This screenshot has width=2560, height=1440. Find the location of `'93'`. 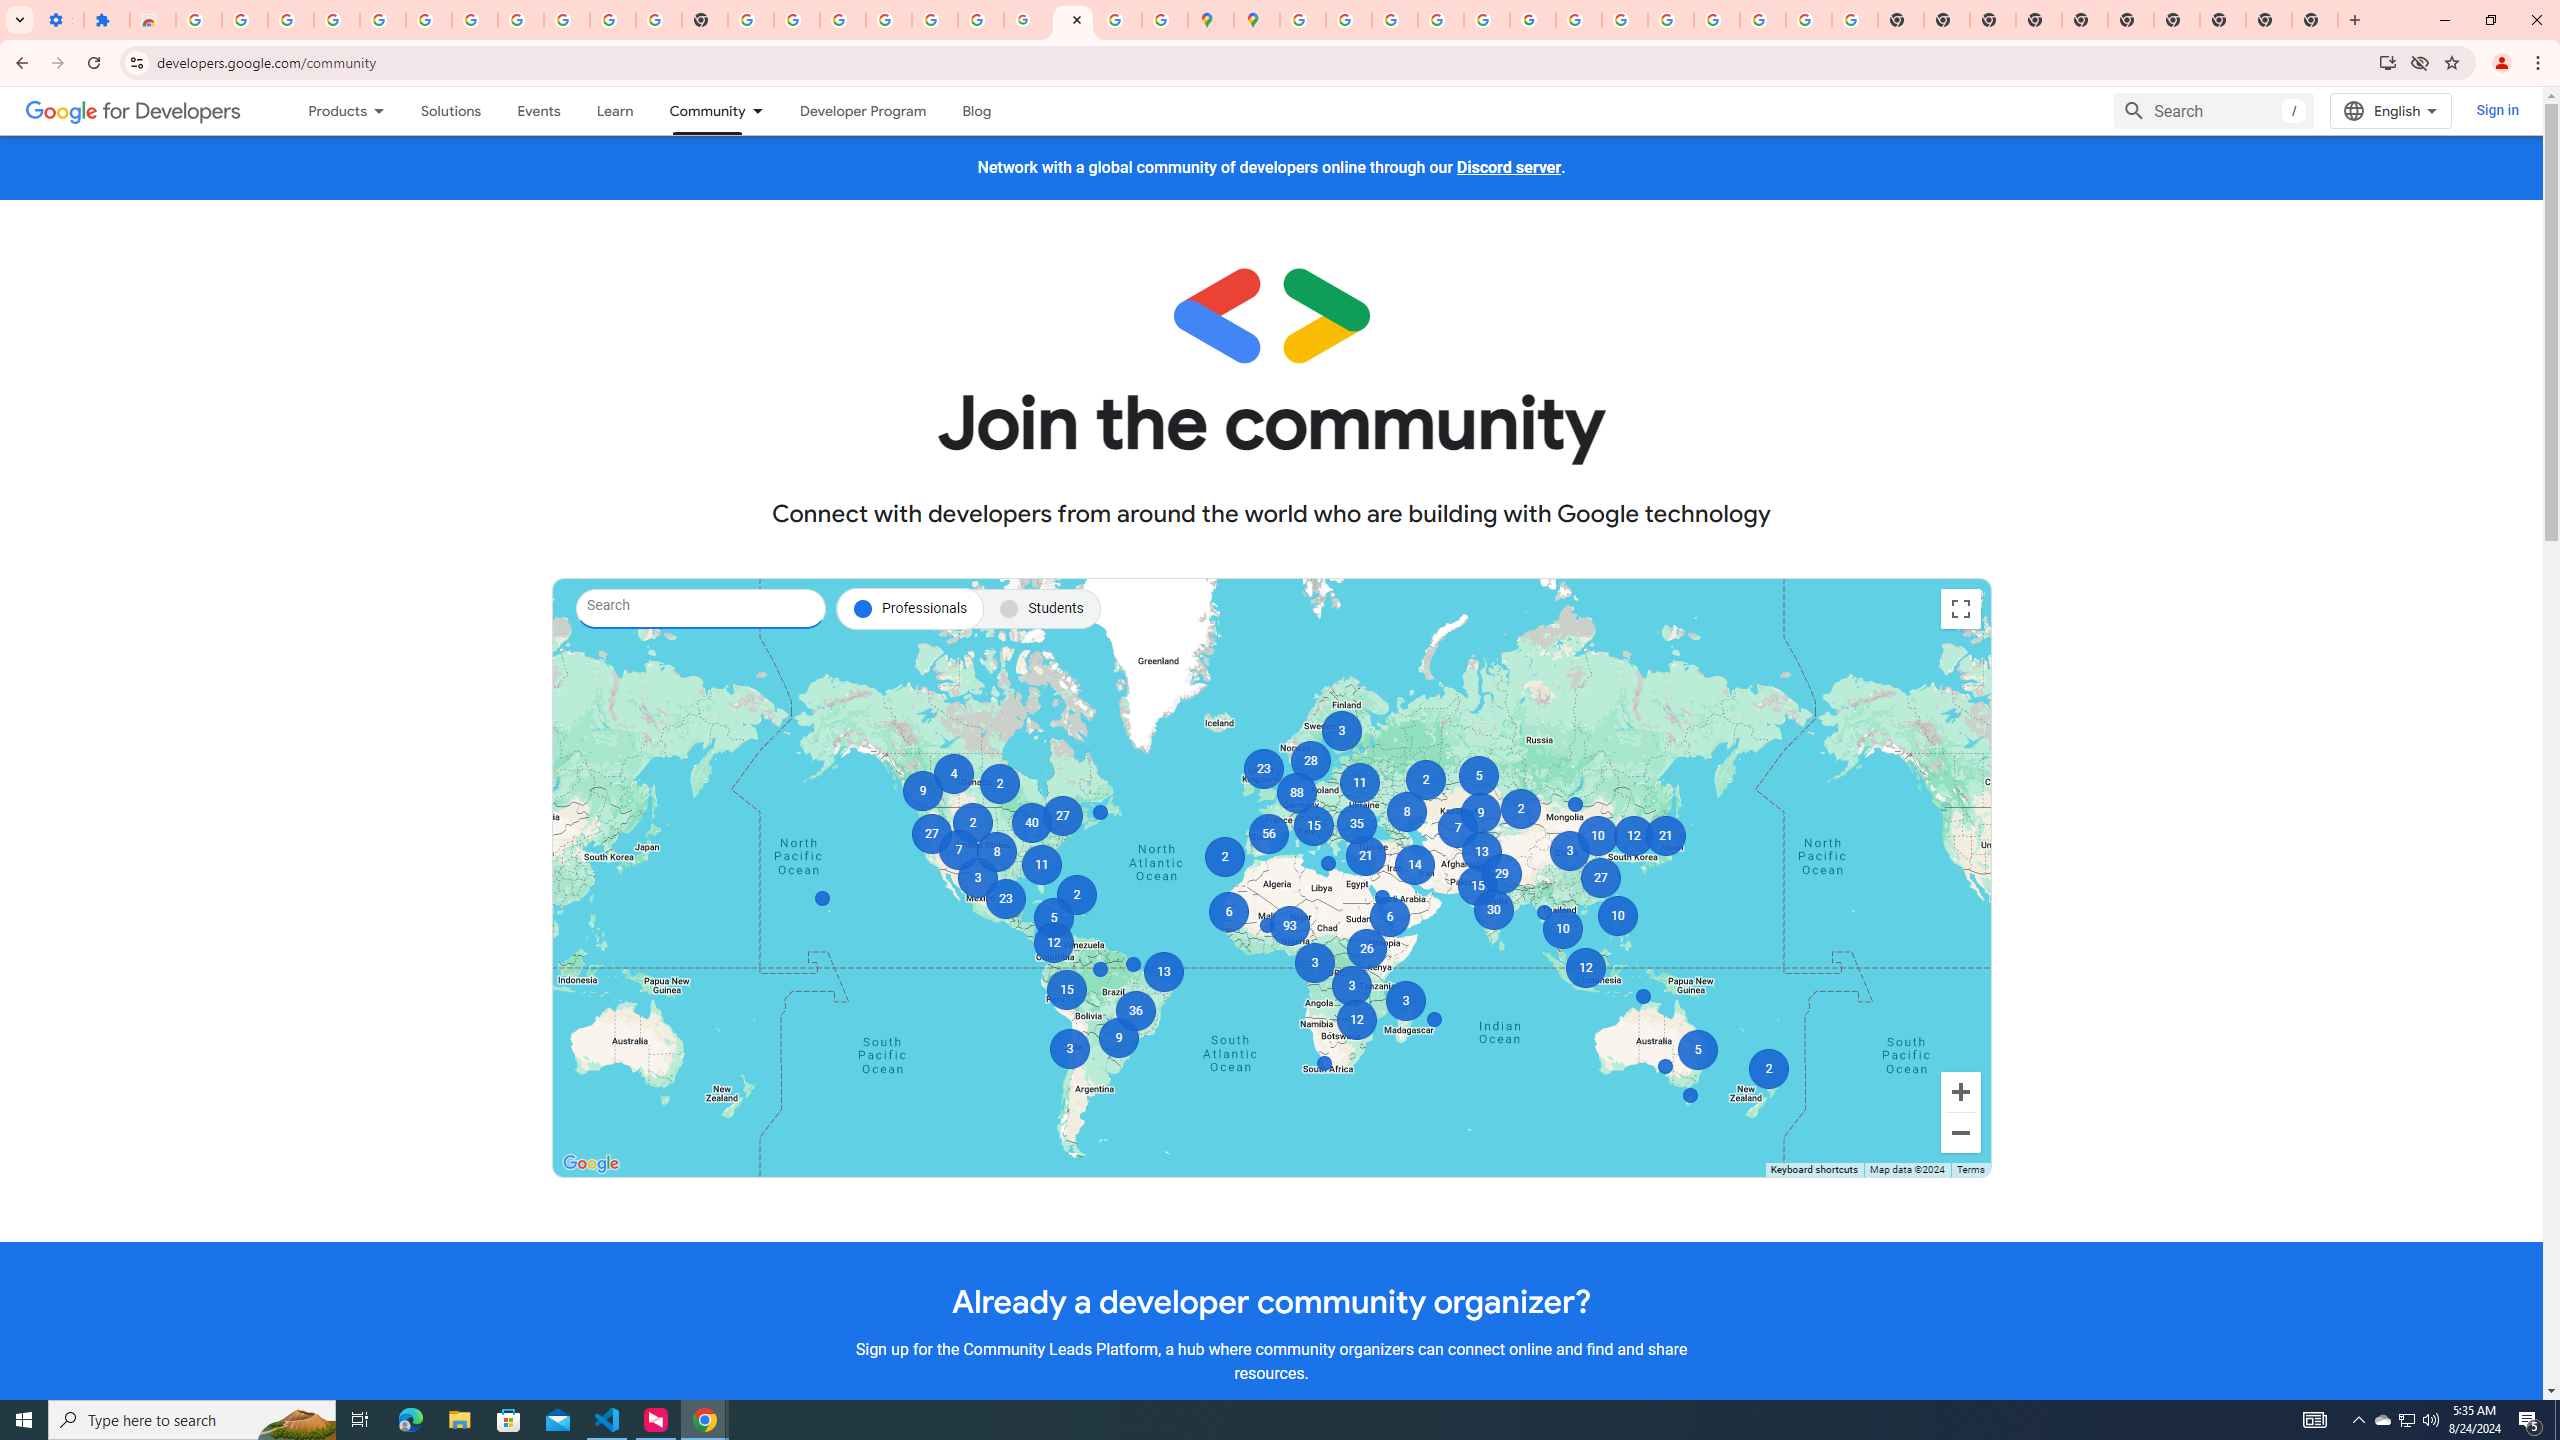

'93' is located at coordinates (1289, 924).